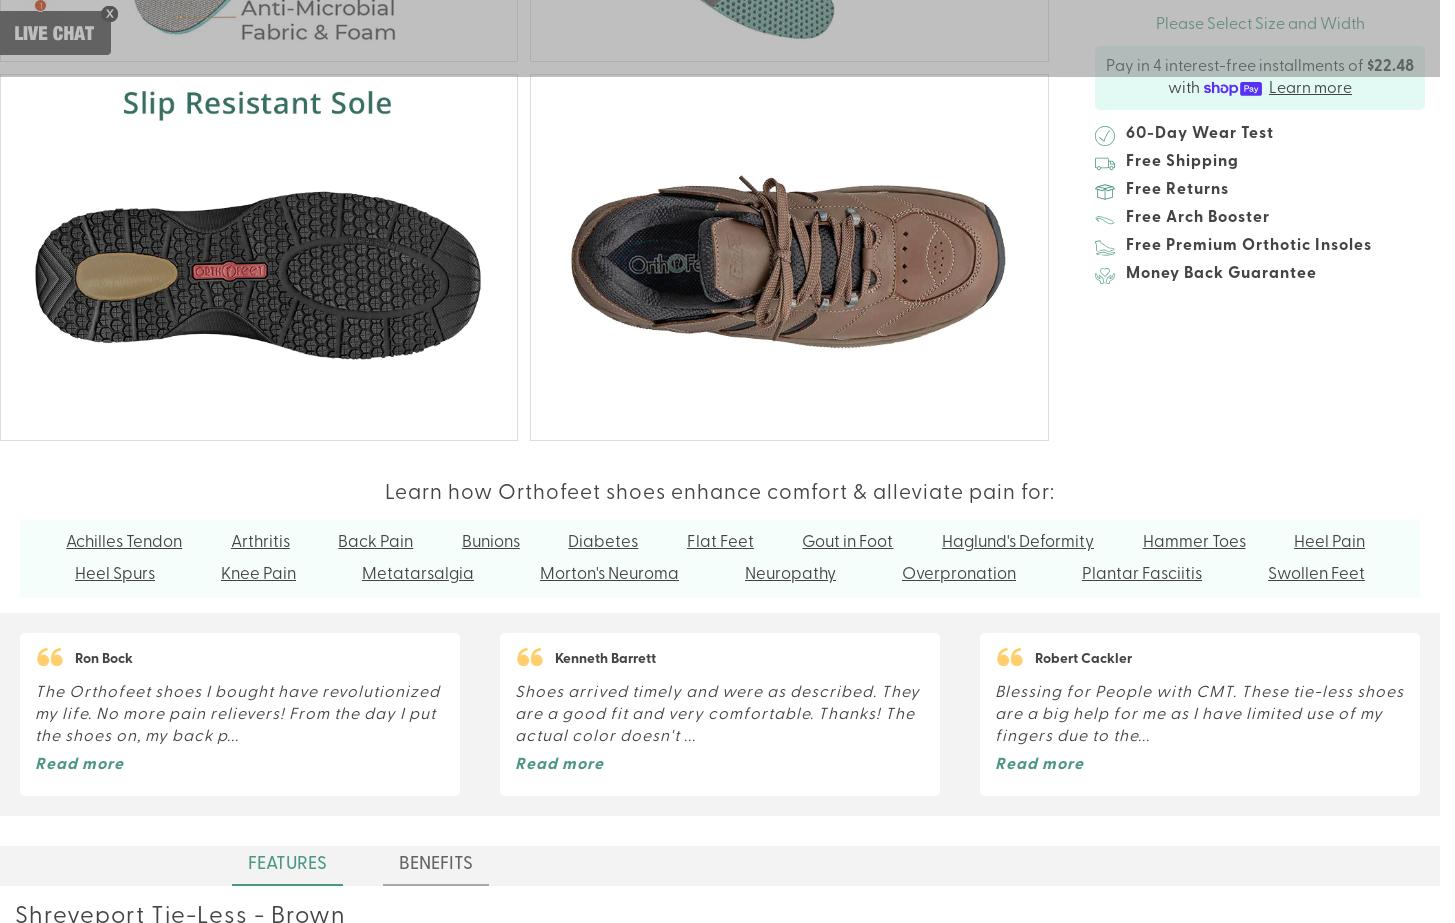  Describe the element at coordinates (719, 492) in the screenshot. I see `'Learn how Orthofeet shoes enhance comfort & alleviate pain for:'` at that location.